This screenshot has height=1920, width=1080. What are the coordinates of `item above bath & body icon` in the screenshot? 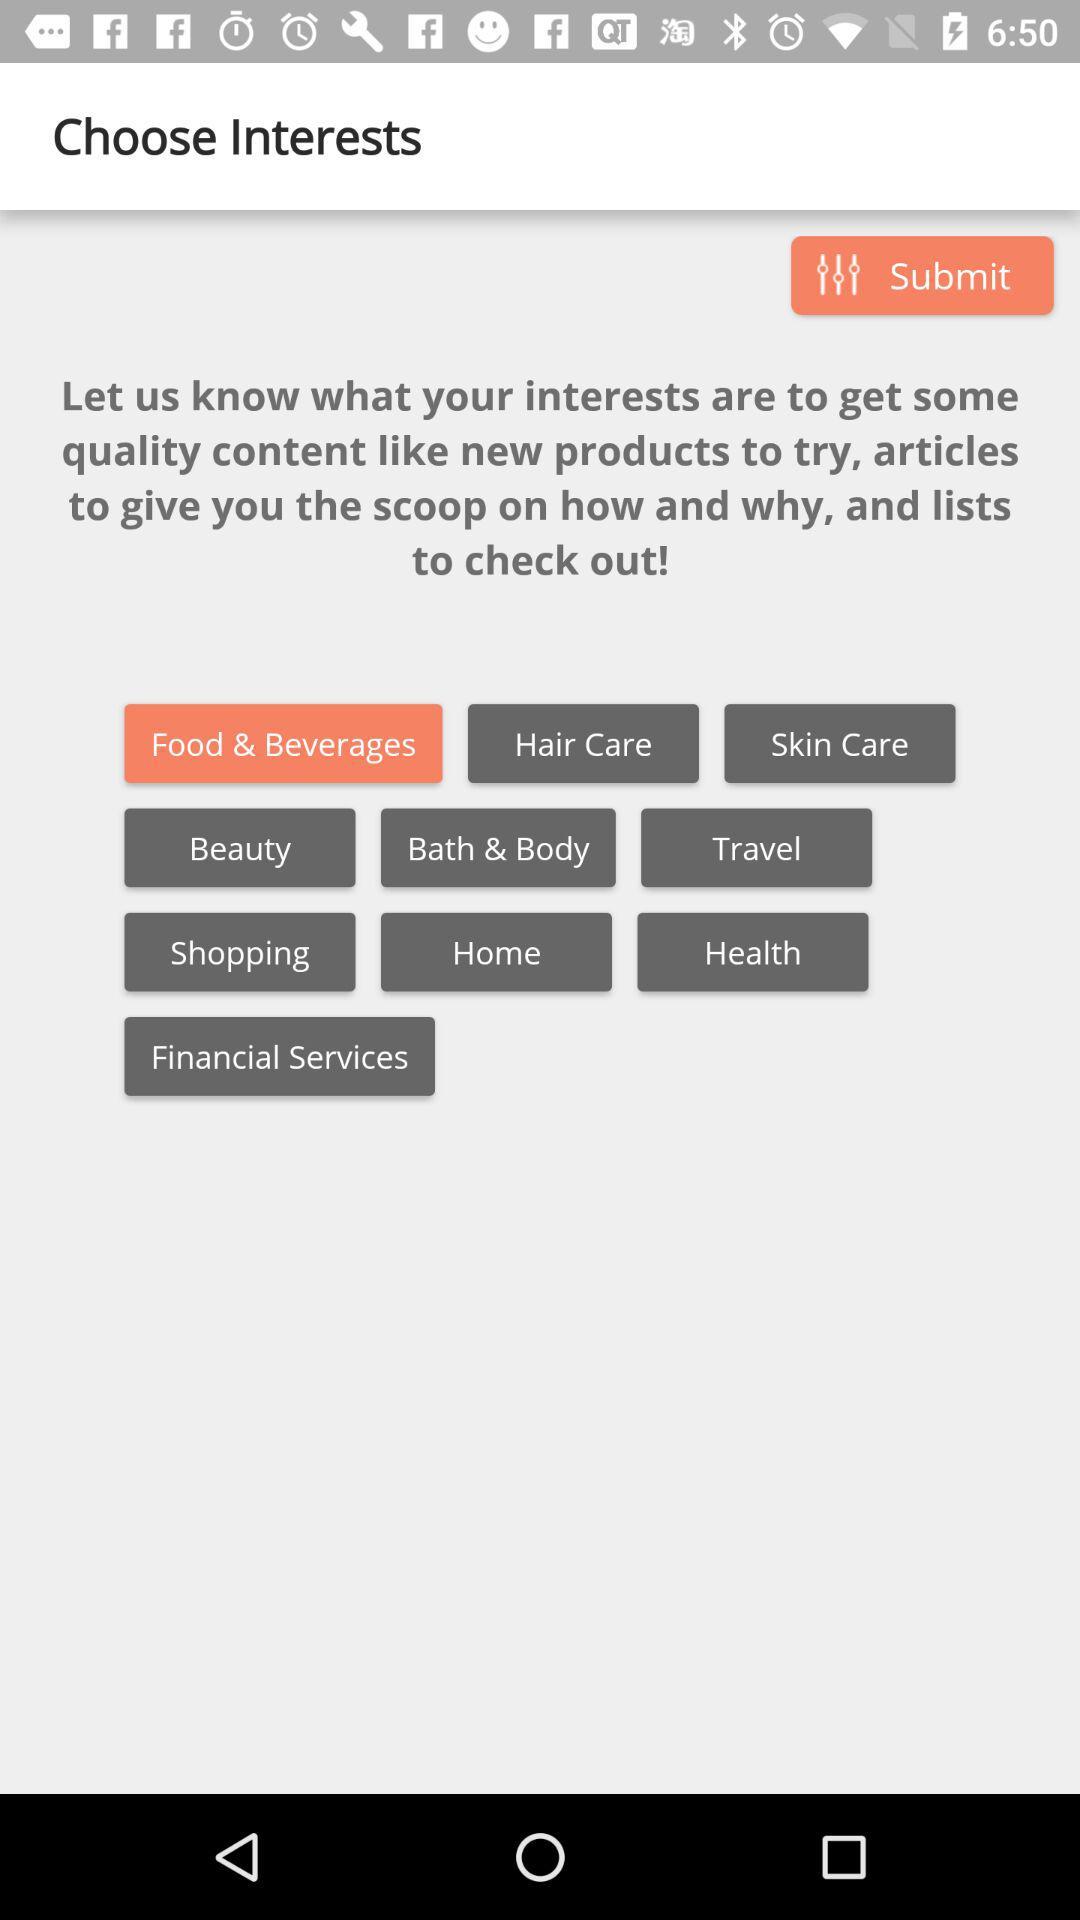 It's located at (583, 742).